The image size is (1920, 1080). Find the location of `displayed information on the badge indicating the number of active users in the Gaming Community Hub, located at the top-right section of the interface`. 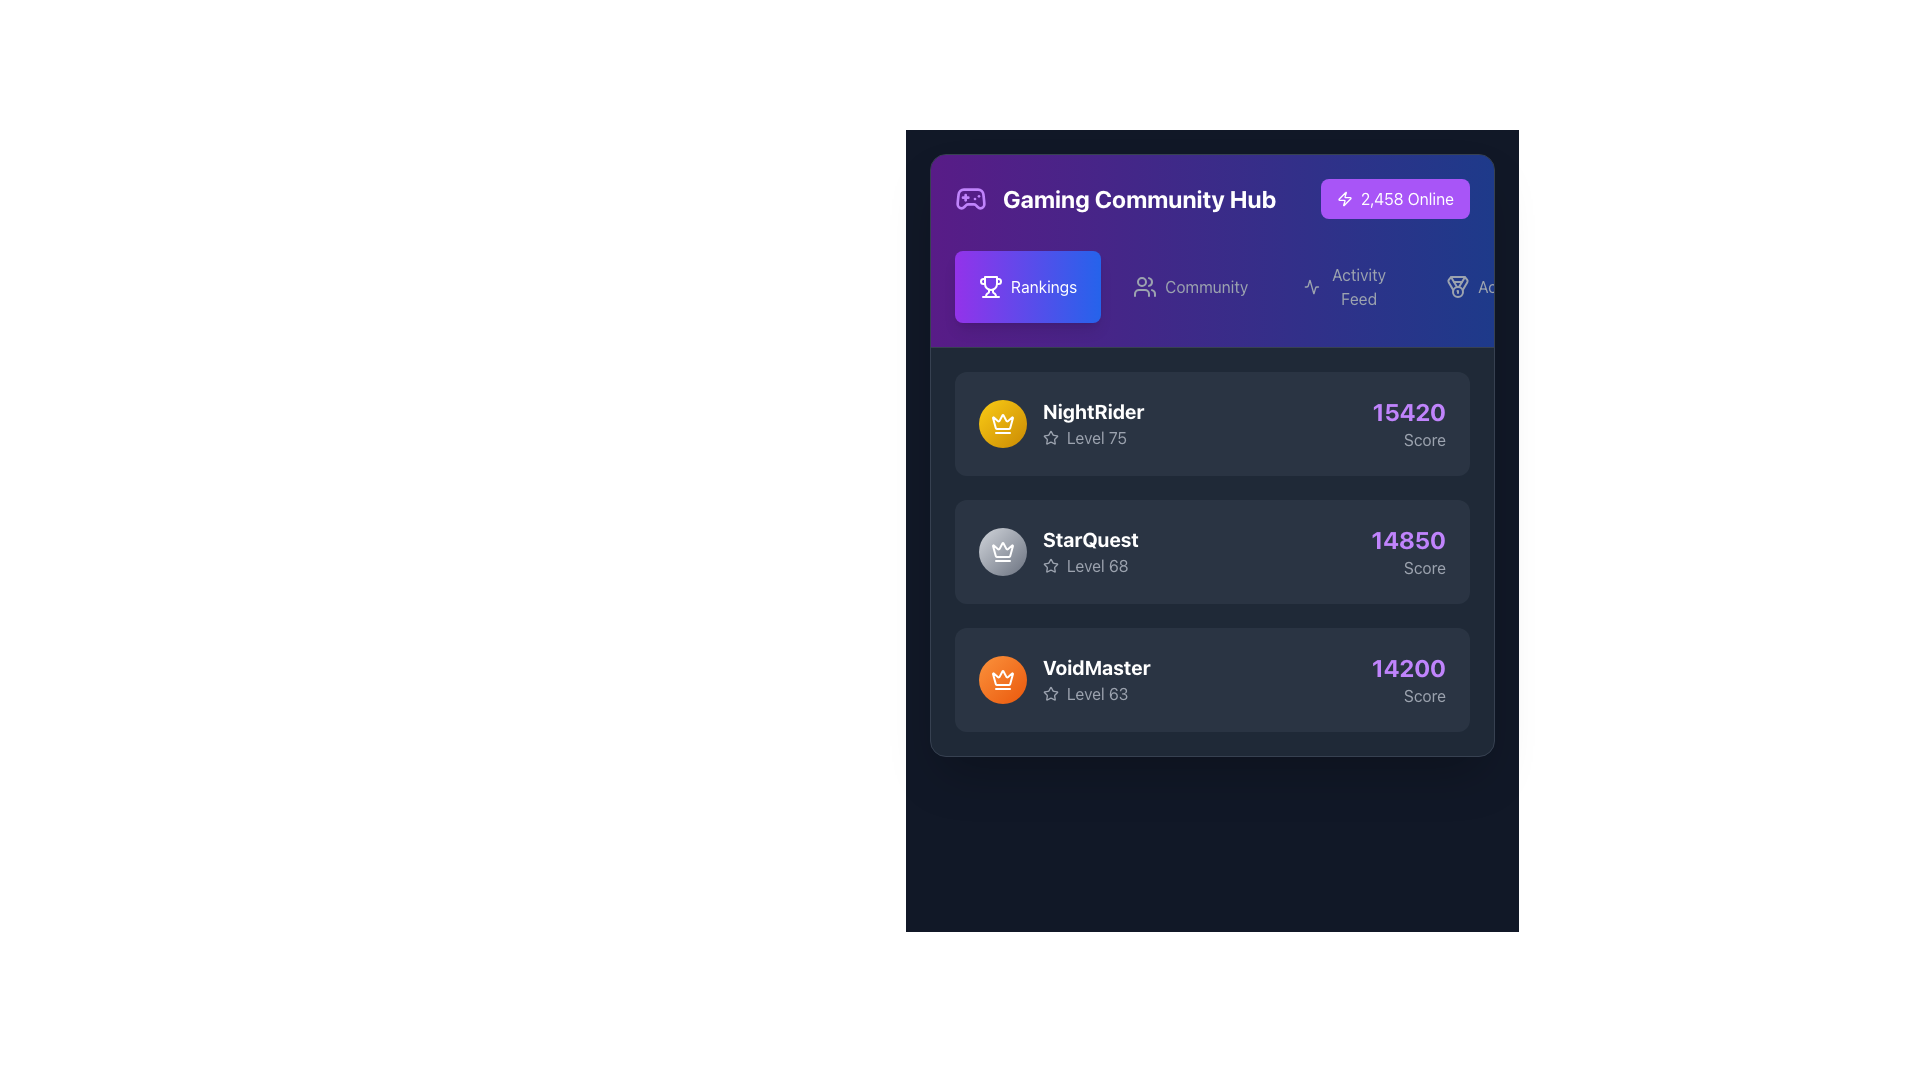

displayed information on the badge indicating the number of active users in the Gaming Community Hub, located at the top-right section of the interface is located at coordinates (1394, 199).